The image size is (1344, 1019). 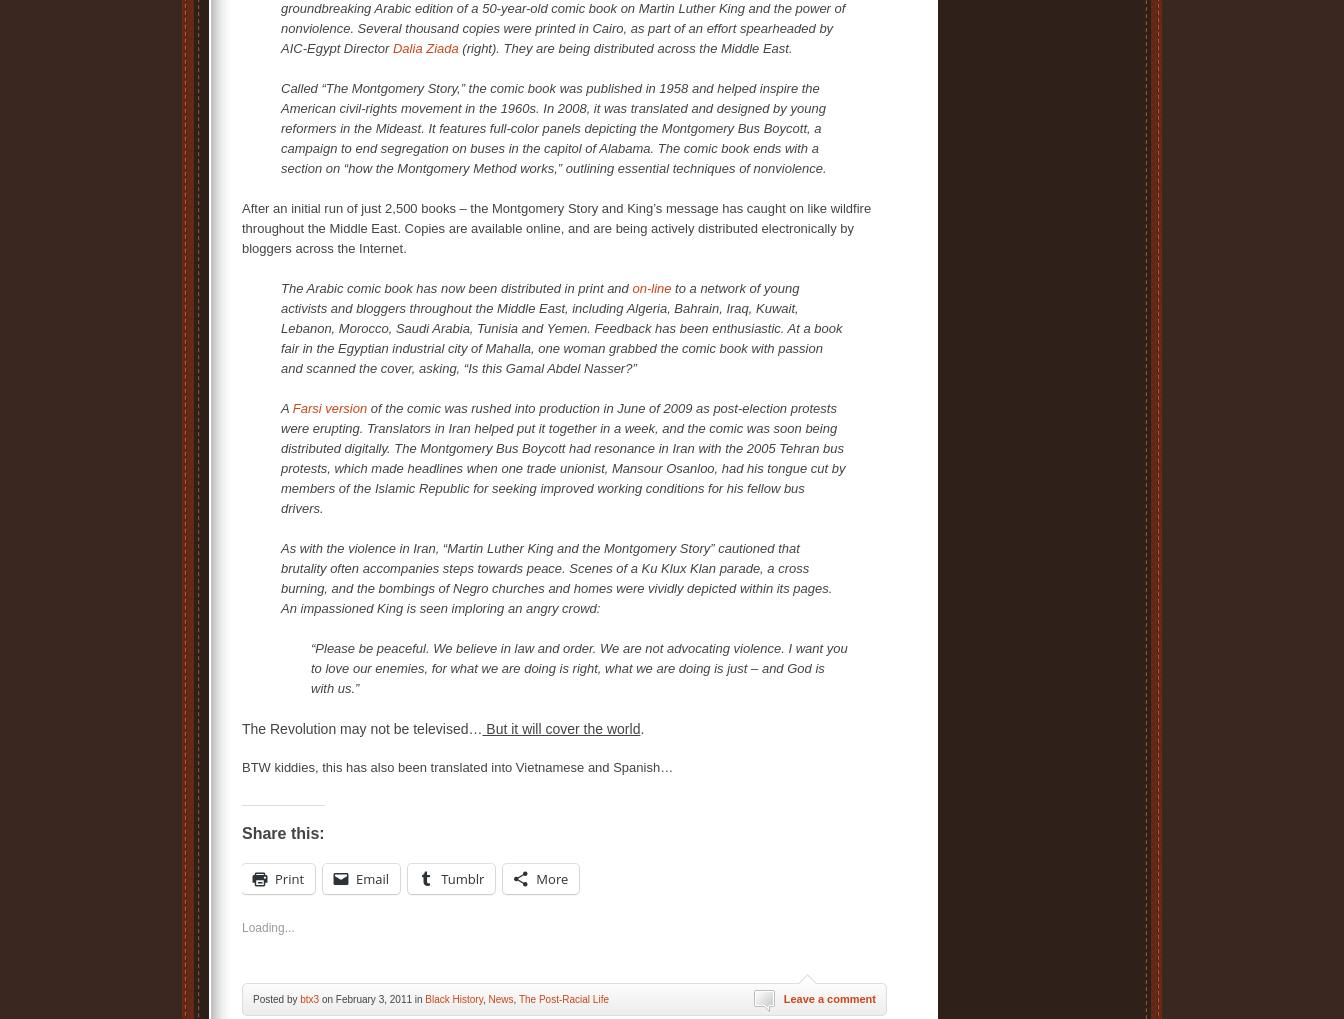 What do you see at coordinates (517, 998) in the screenshot?
I see `'The Post-Racial Life'` at bounding box center [517, 998].